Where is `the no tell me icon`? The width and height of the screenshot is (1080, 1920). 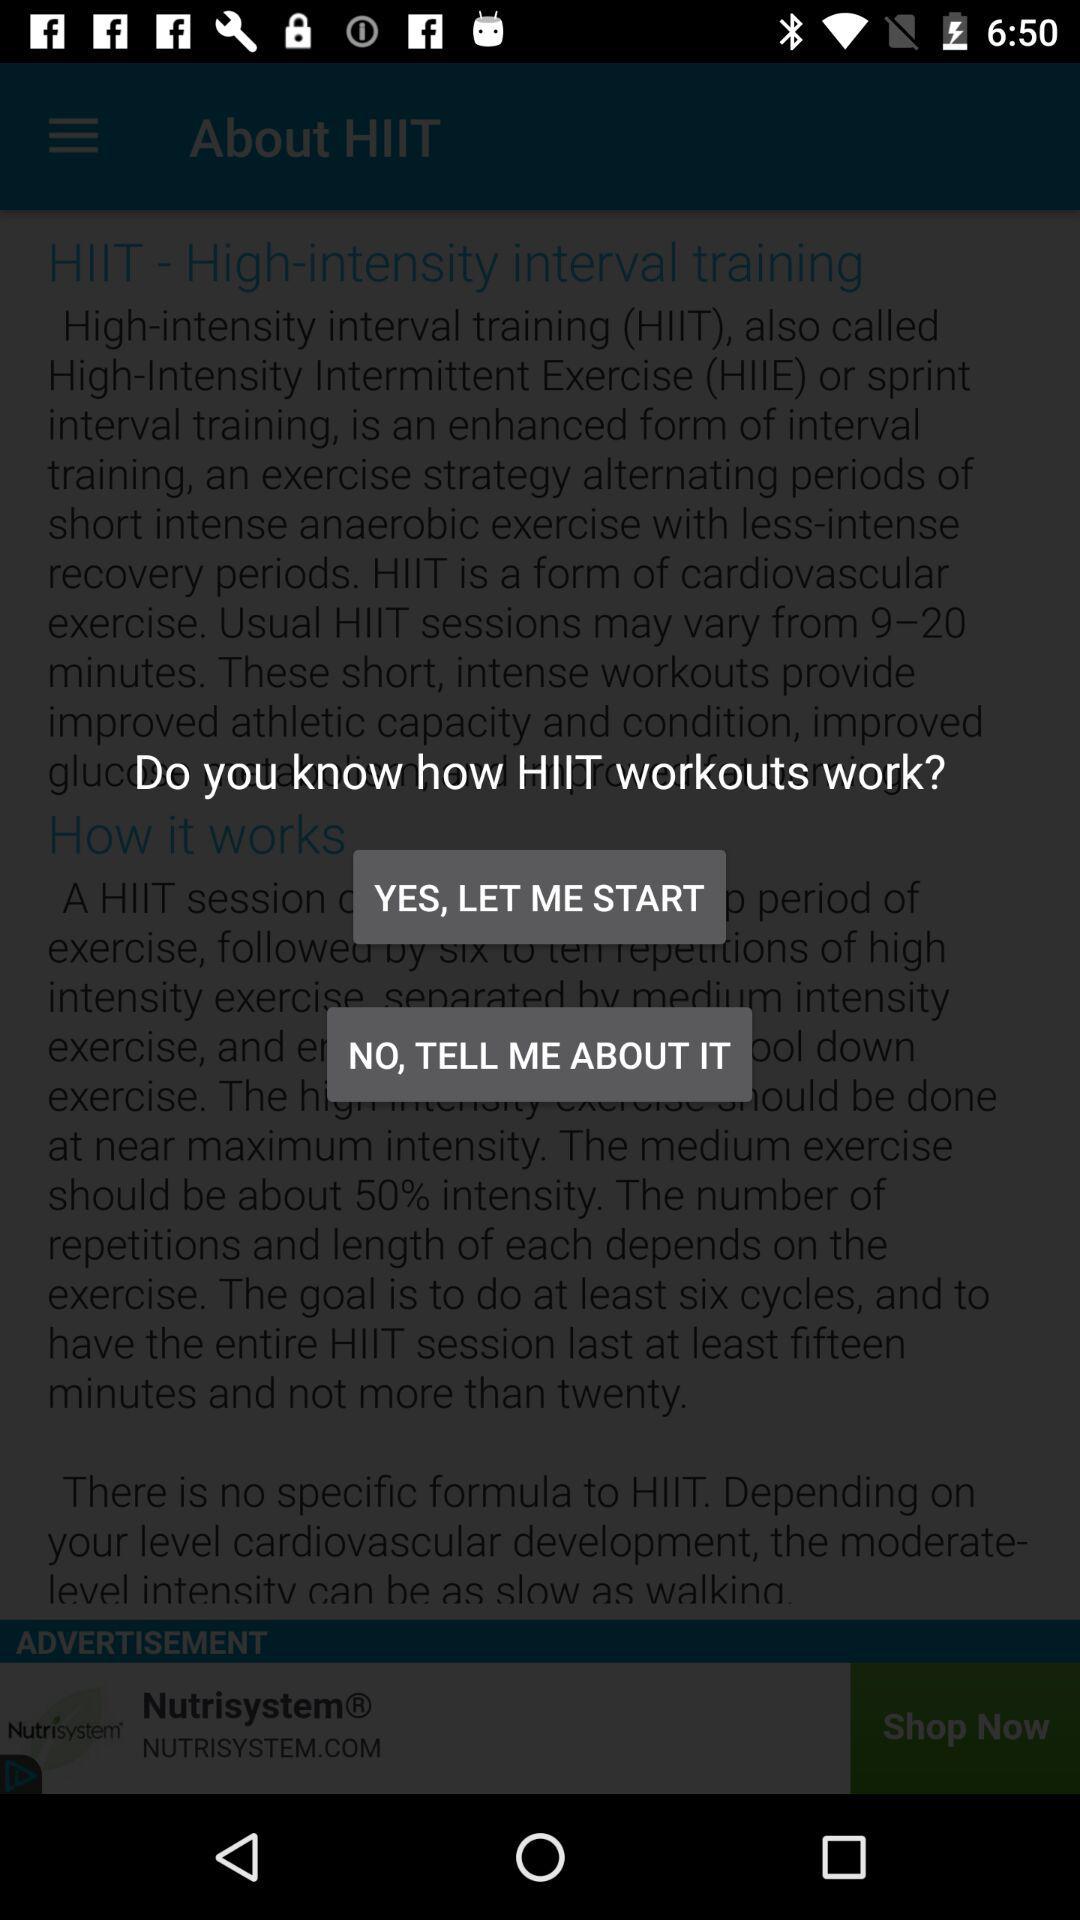
the no tell me icon is located at coordinates (538, 1053).